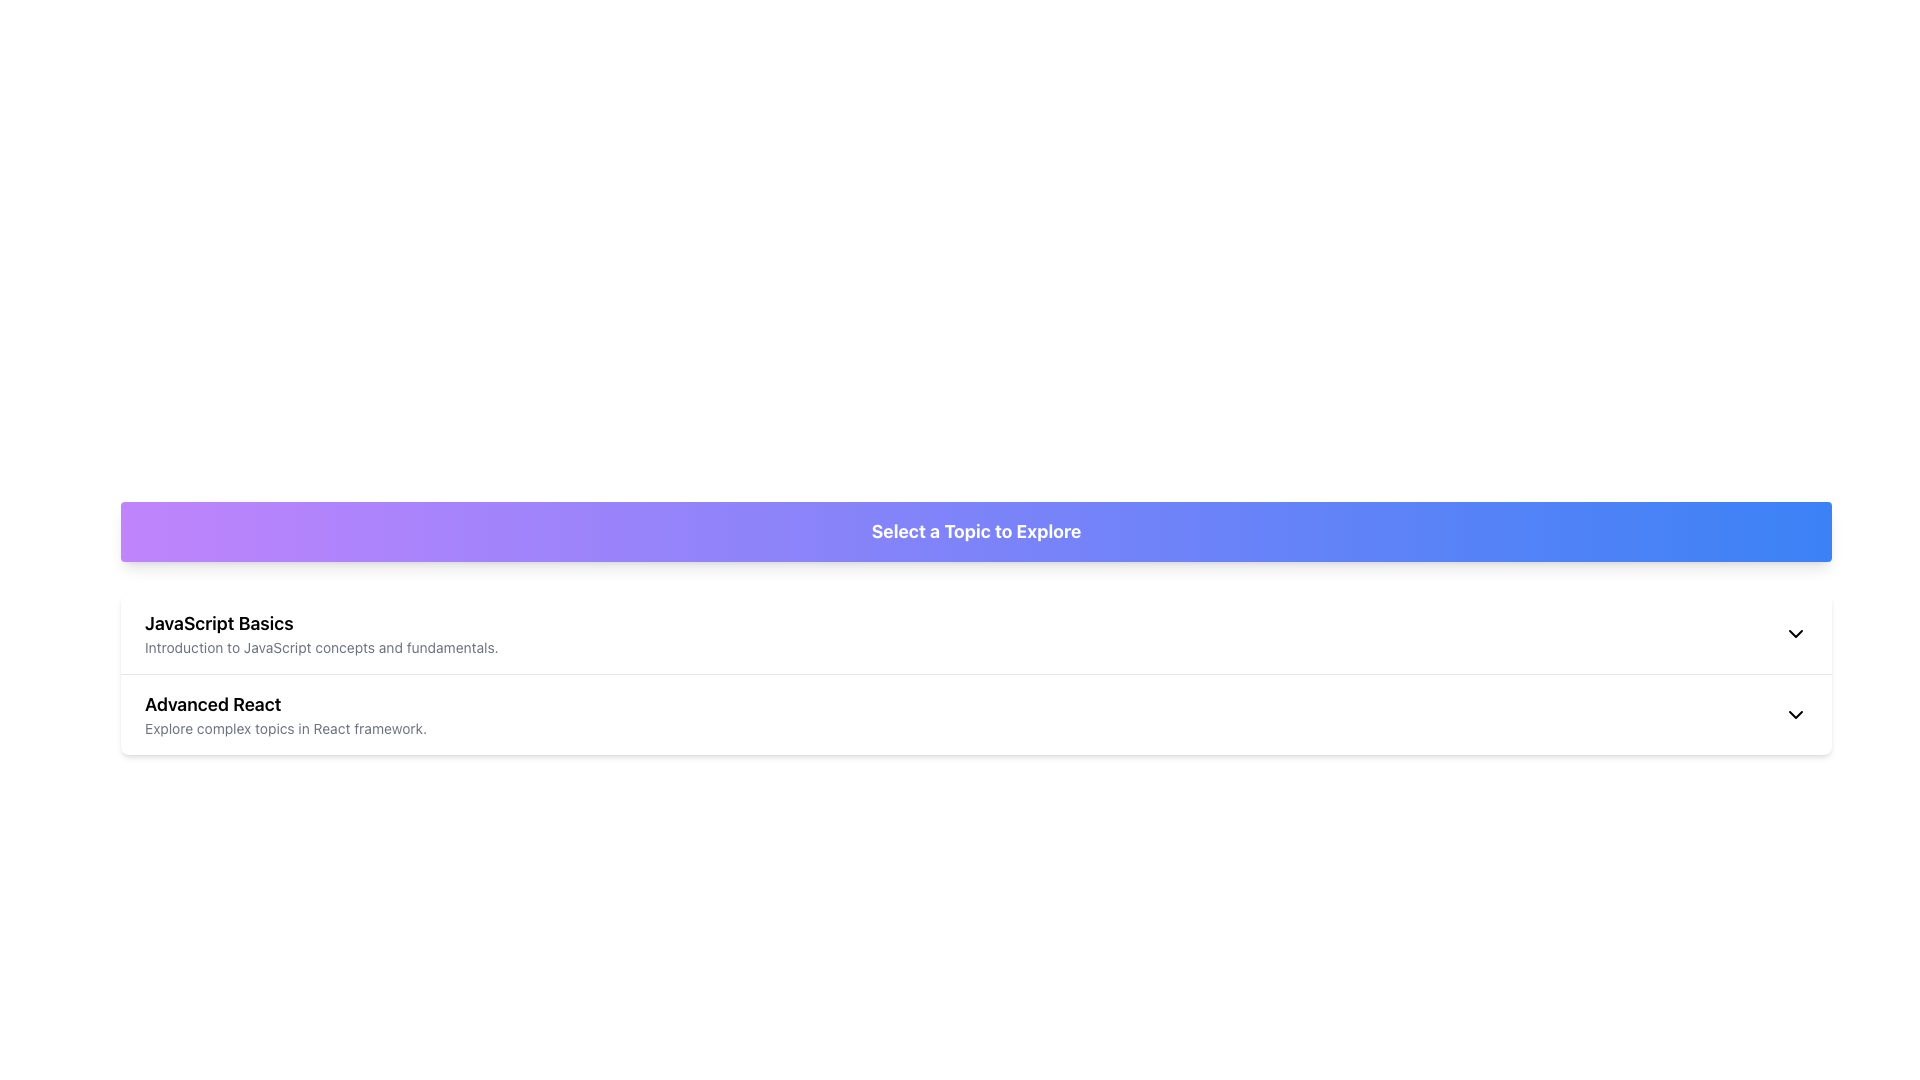 The width and height of the screenshot is (1920, 1080). I want to click on the 'Advanced React' text with description item element, so click(285, 713).